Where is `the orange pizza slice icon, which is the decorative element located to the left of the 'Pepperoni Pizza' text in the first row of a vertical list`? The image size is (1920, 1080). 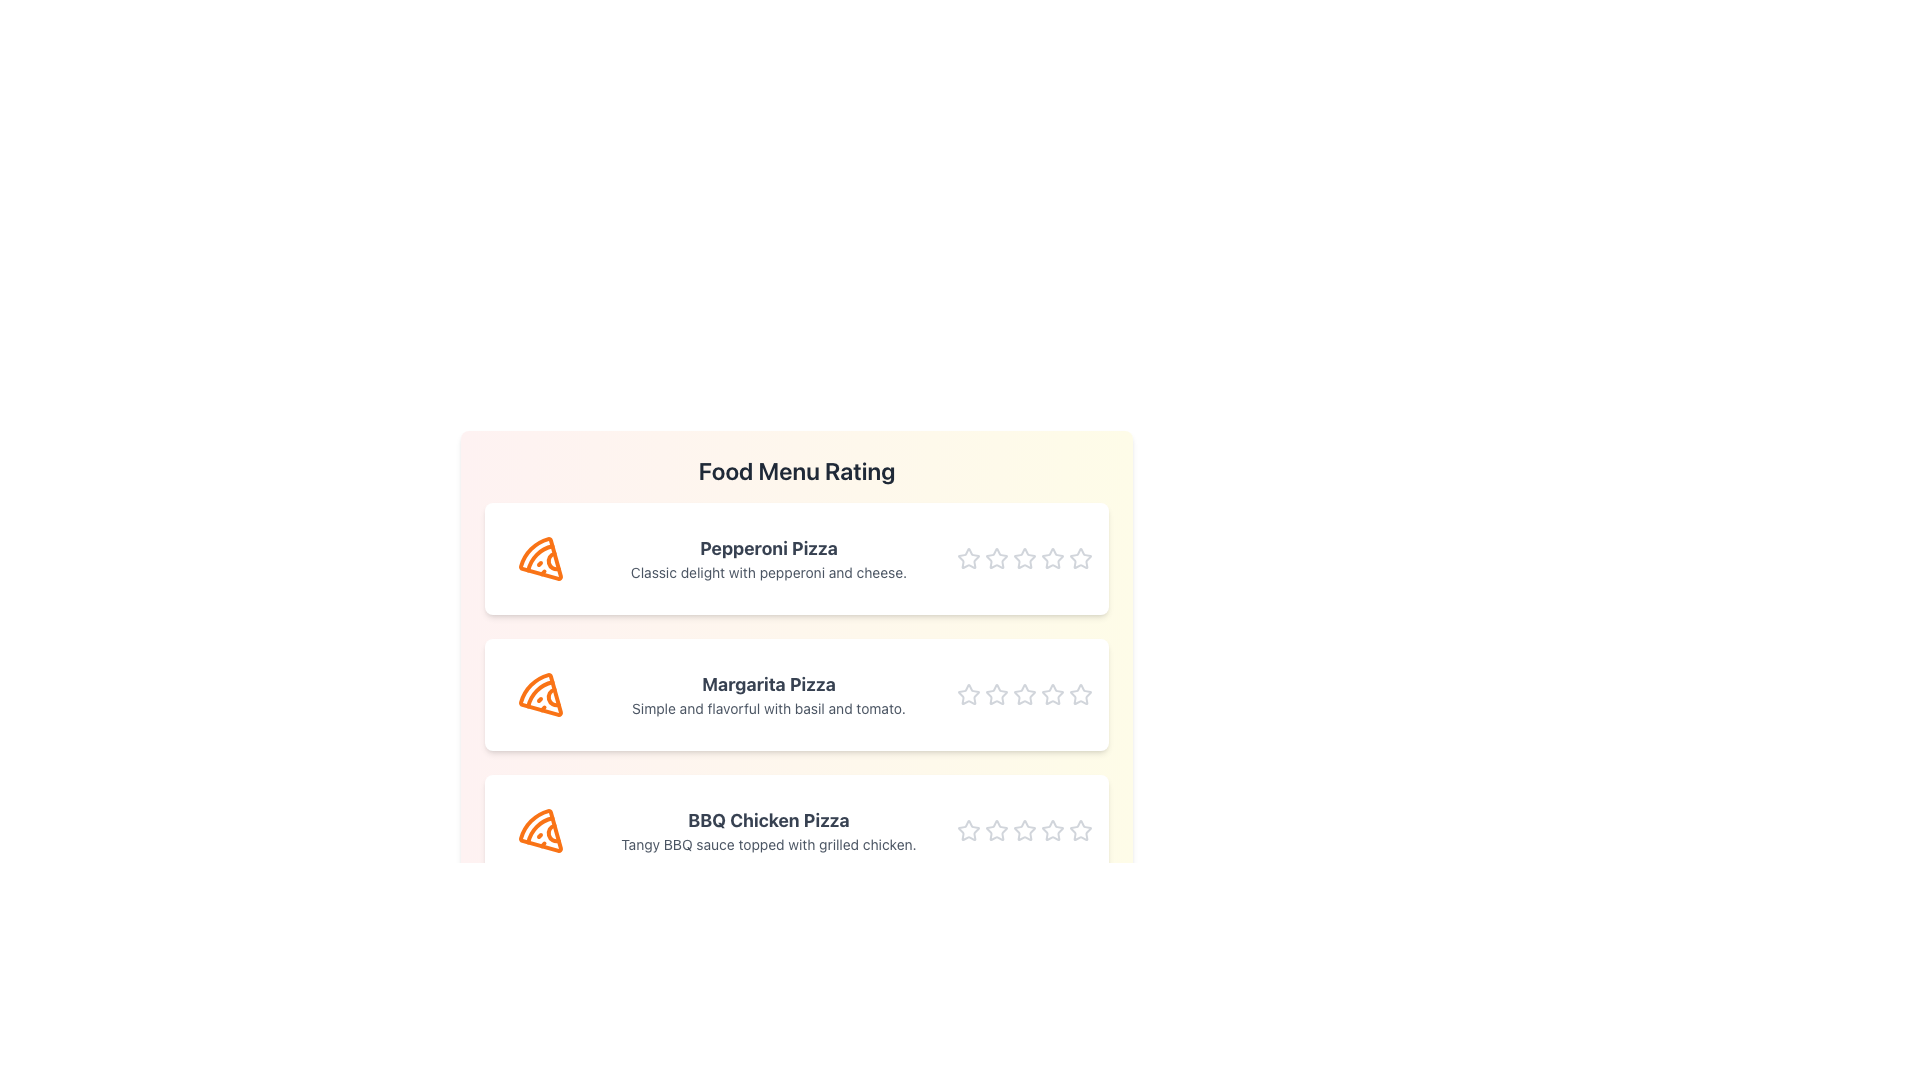
the orange pizza slice icon, which is the decorative element located to the left of the 'Pepperoni Pizza' text in the first row of a vertical list is located at coordinates (541, 559).